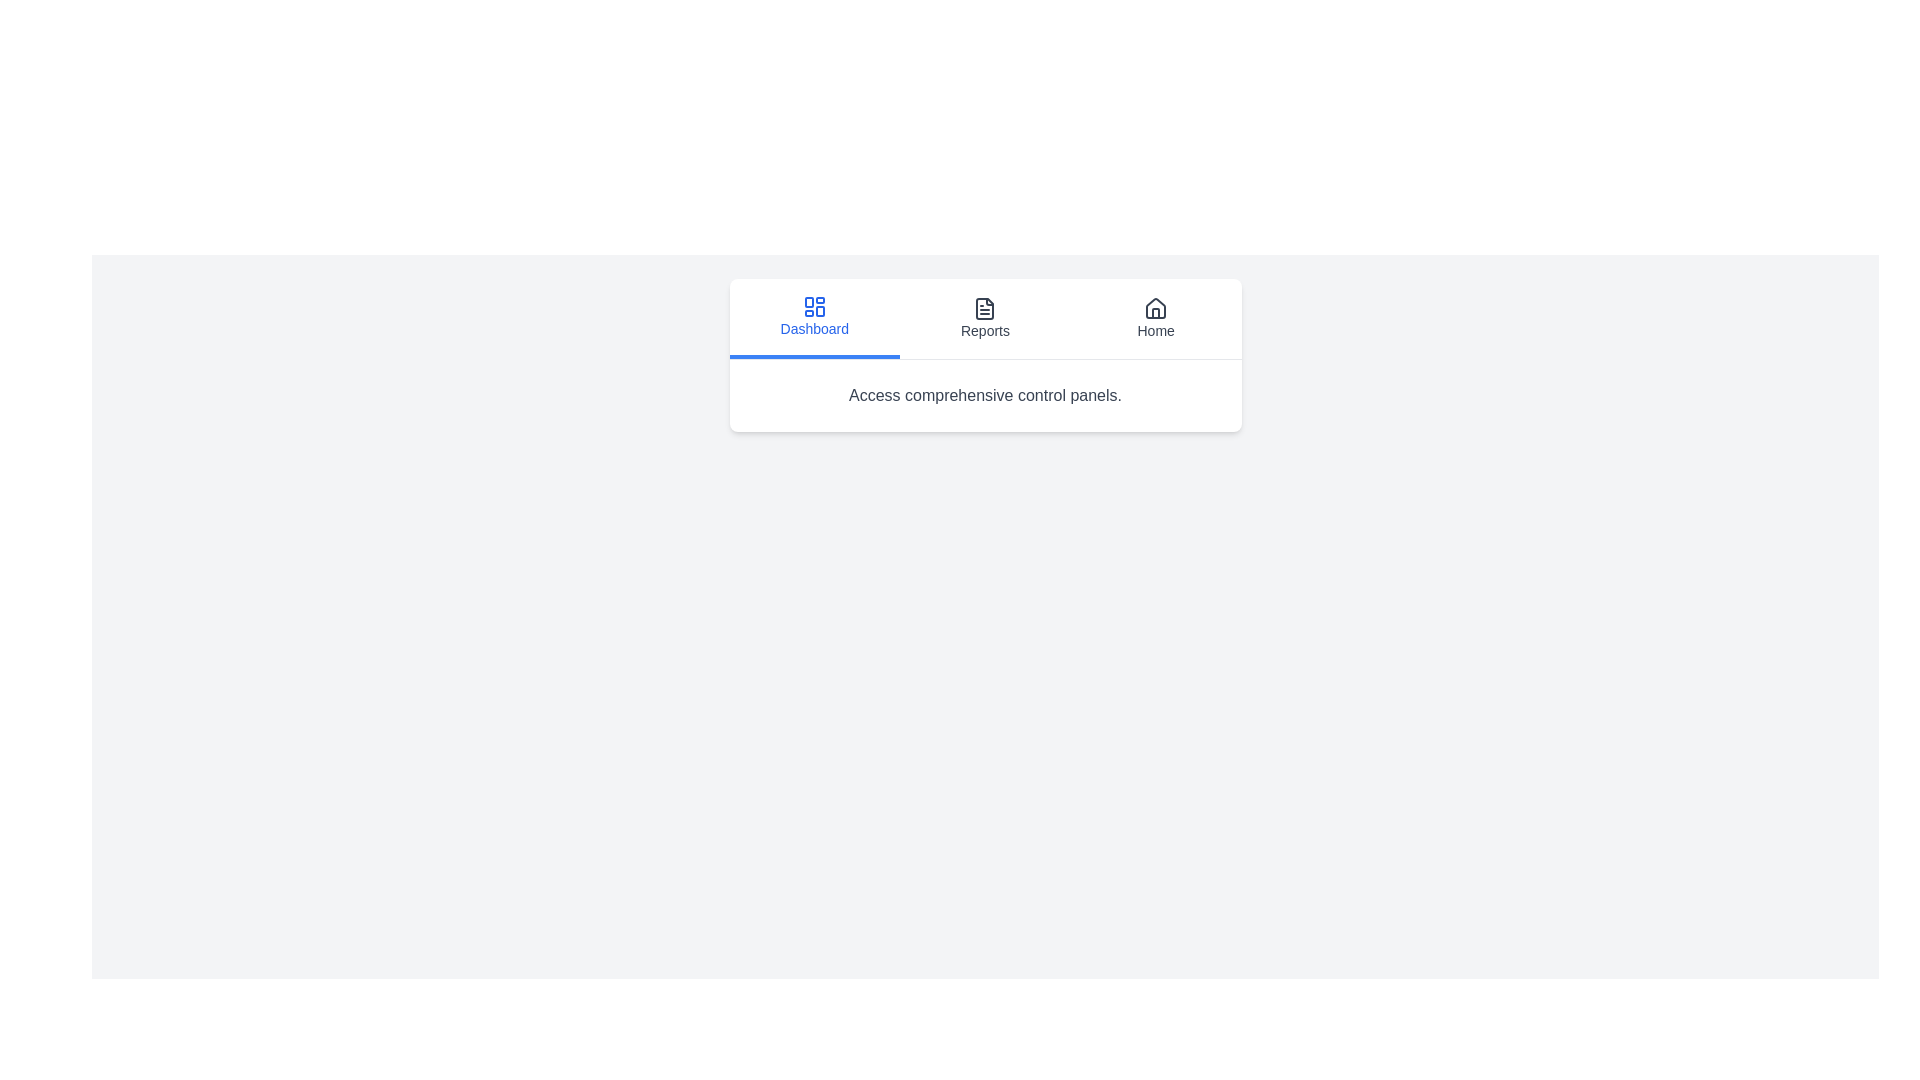 This screenshot has height=1080, width=1920. I want to click on the tab button labeled Home, so click(1156, 318).